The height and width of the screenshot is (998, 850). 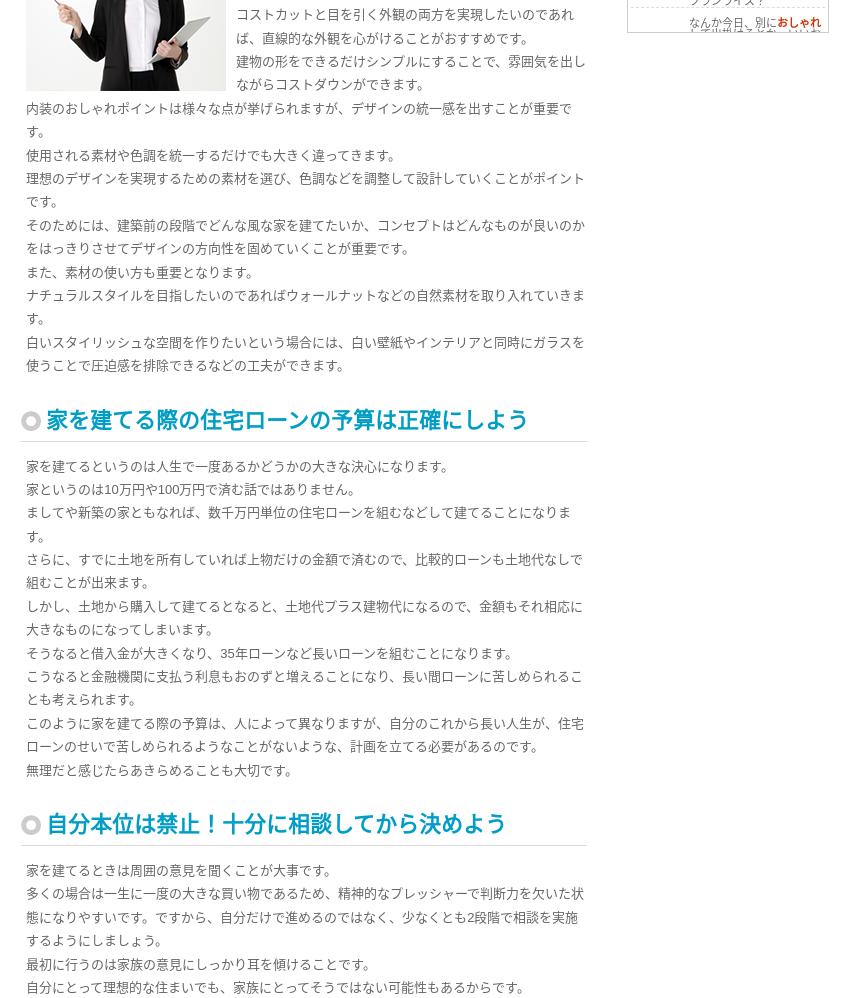 What do you see at coordinates (639, 63) in the screenshot?
I see `'> 自分本位は禁止！十分に相談してから決めよう'` at bounding box center [639, 63].